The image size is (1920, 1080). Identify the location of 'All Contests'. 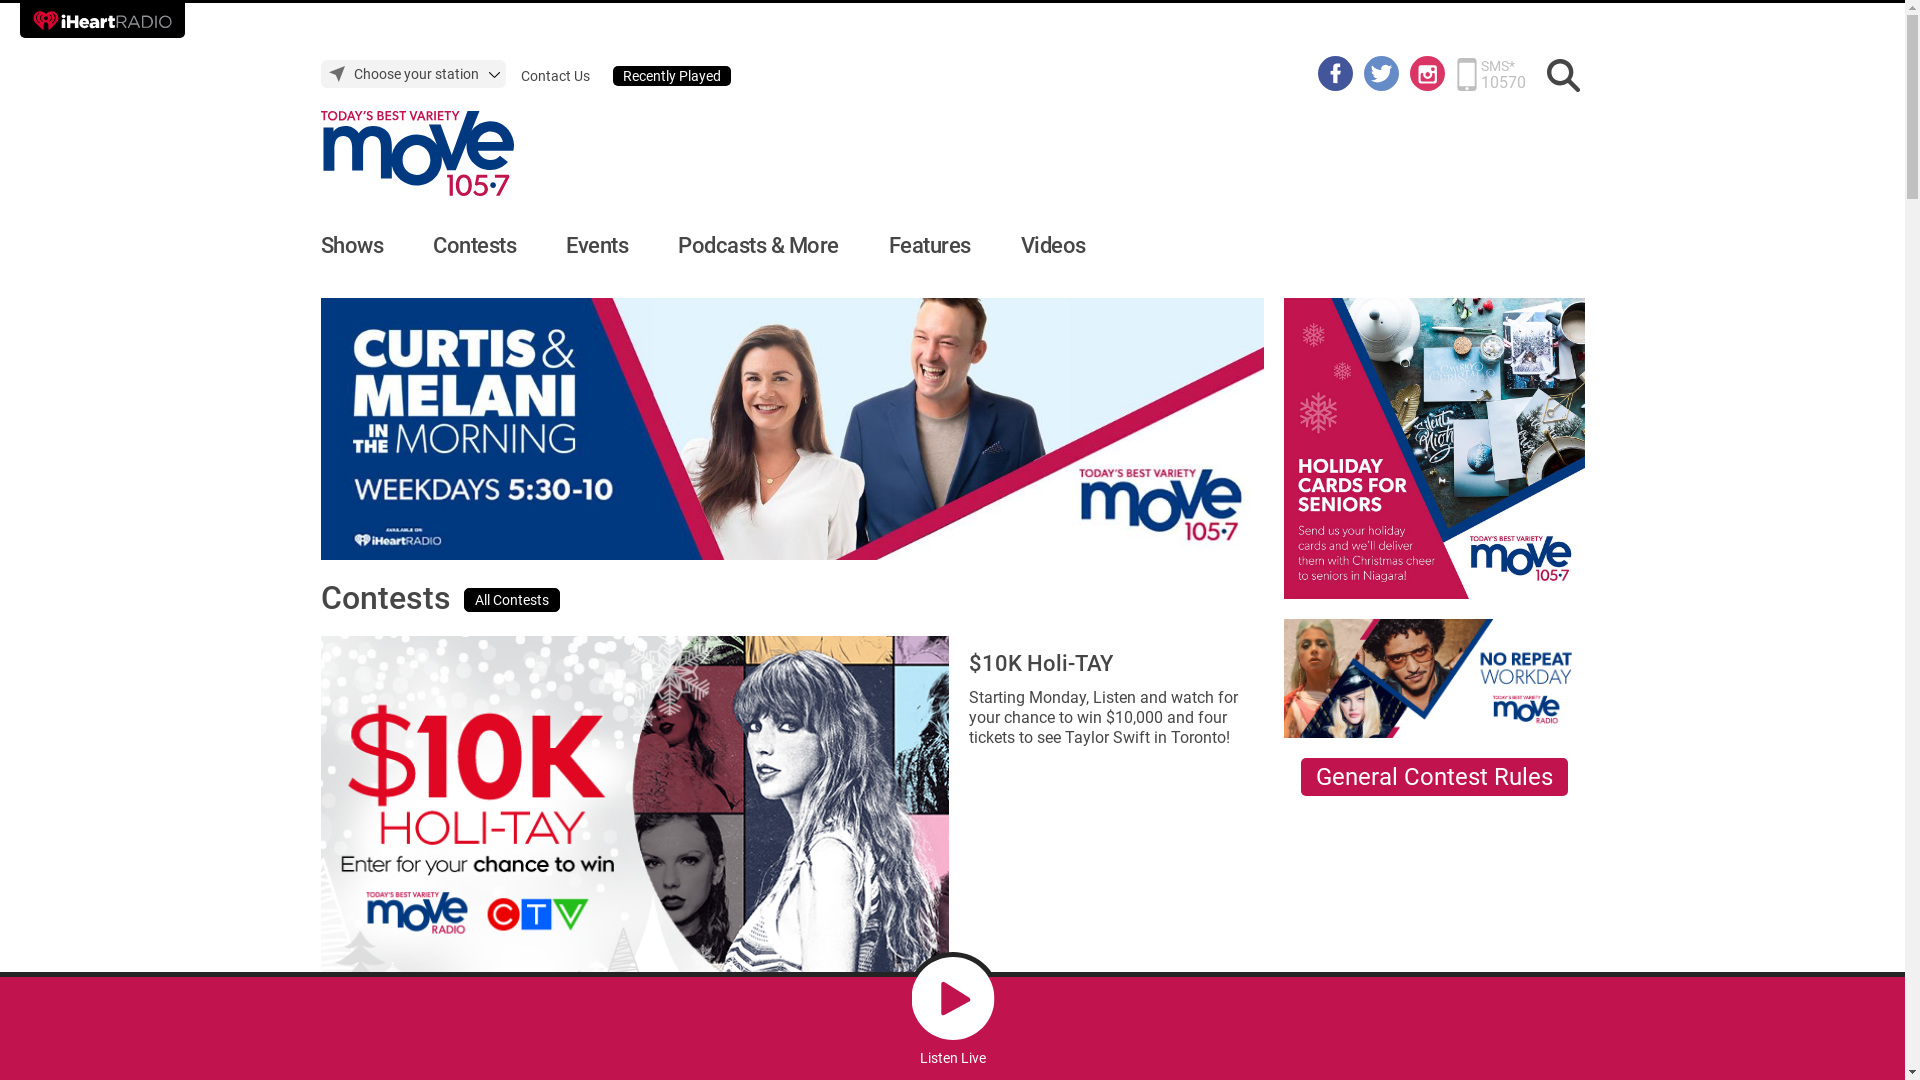
(512, 599).